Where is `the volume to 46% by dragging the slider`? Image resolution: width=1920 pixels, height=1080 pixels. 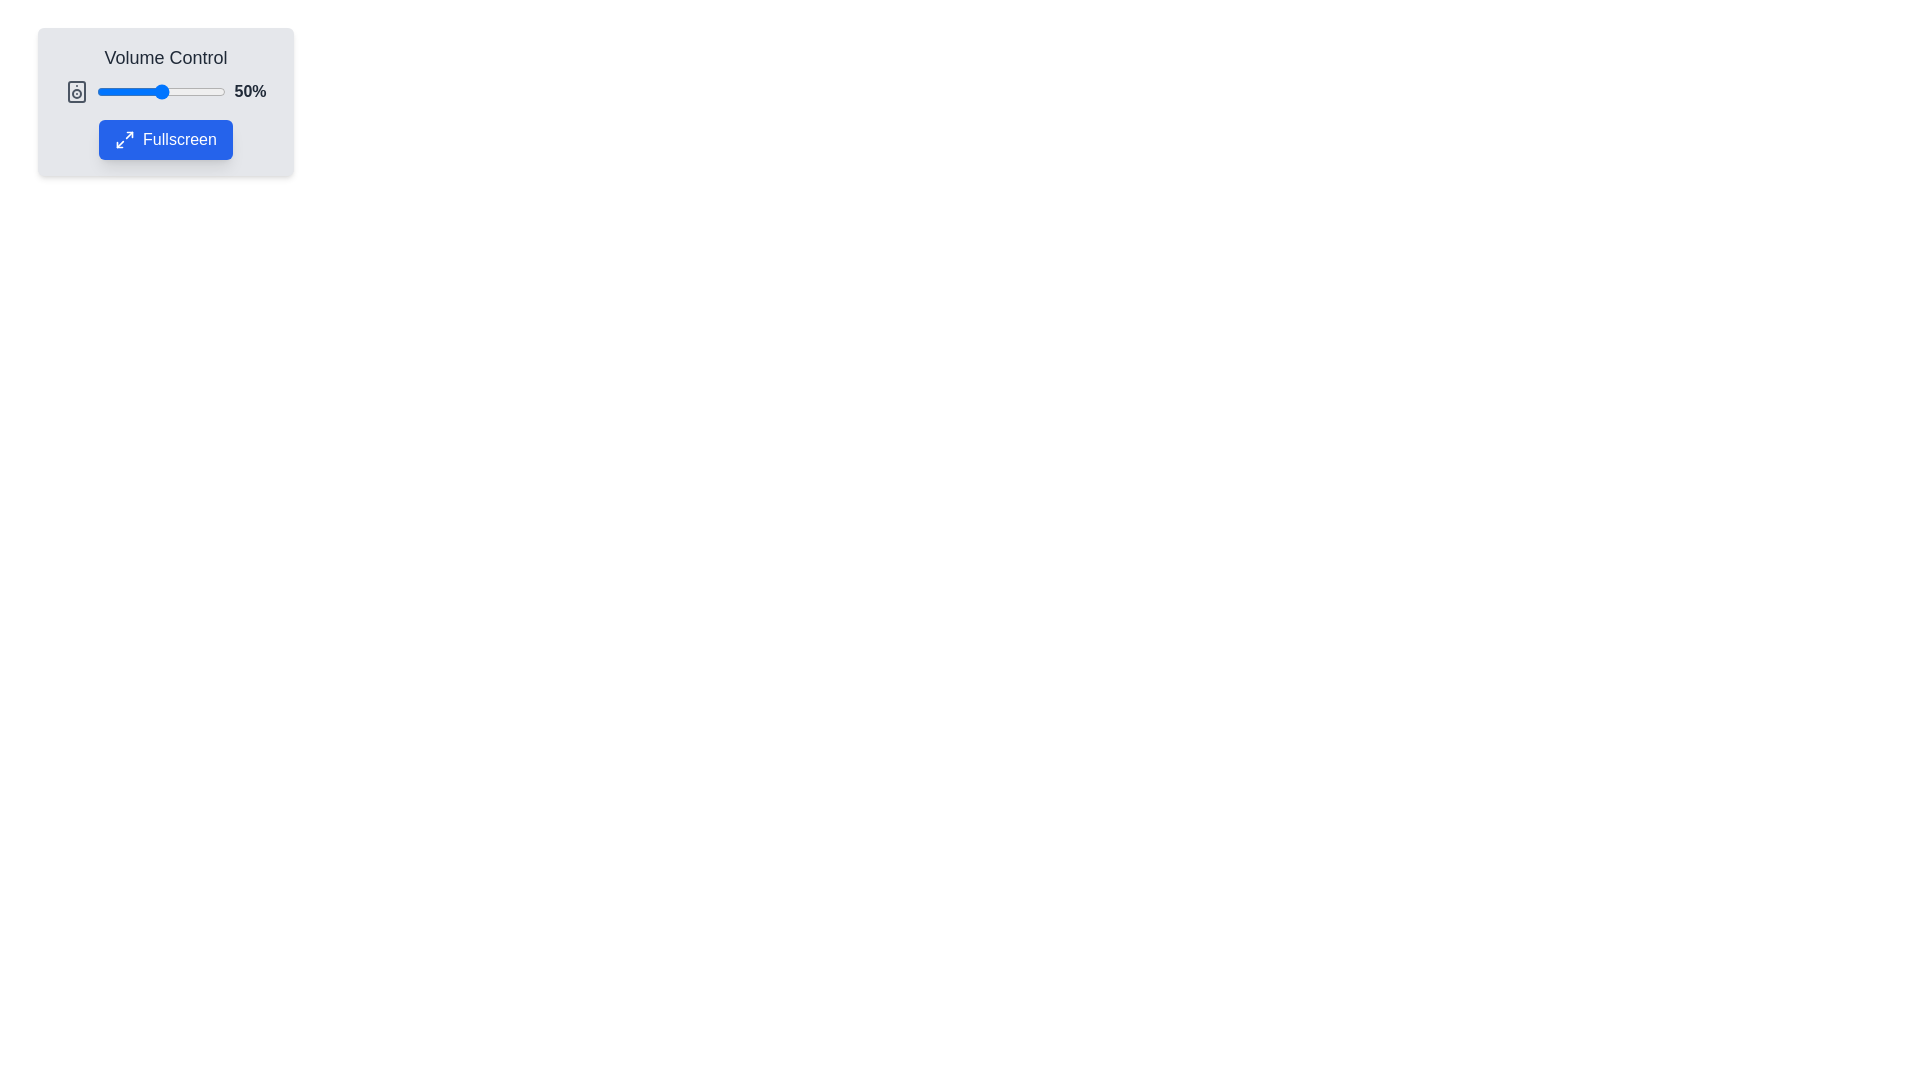
the volume to 46% by dragging the slider is located at coordinates (155, 92).